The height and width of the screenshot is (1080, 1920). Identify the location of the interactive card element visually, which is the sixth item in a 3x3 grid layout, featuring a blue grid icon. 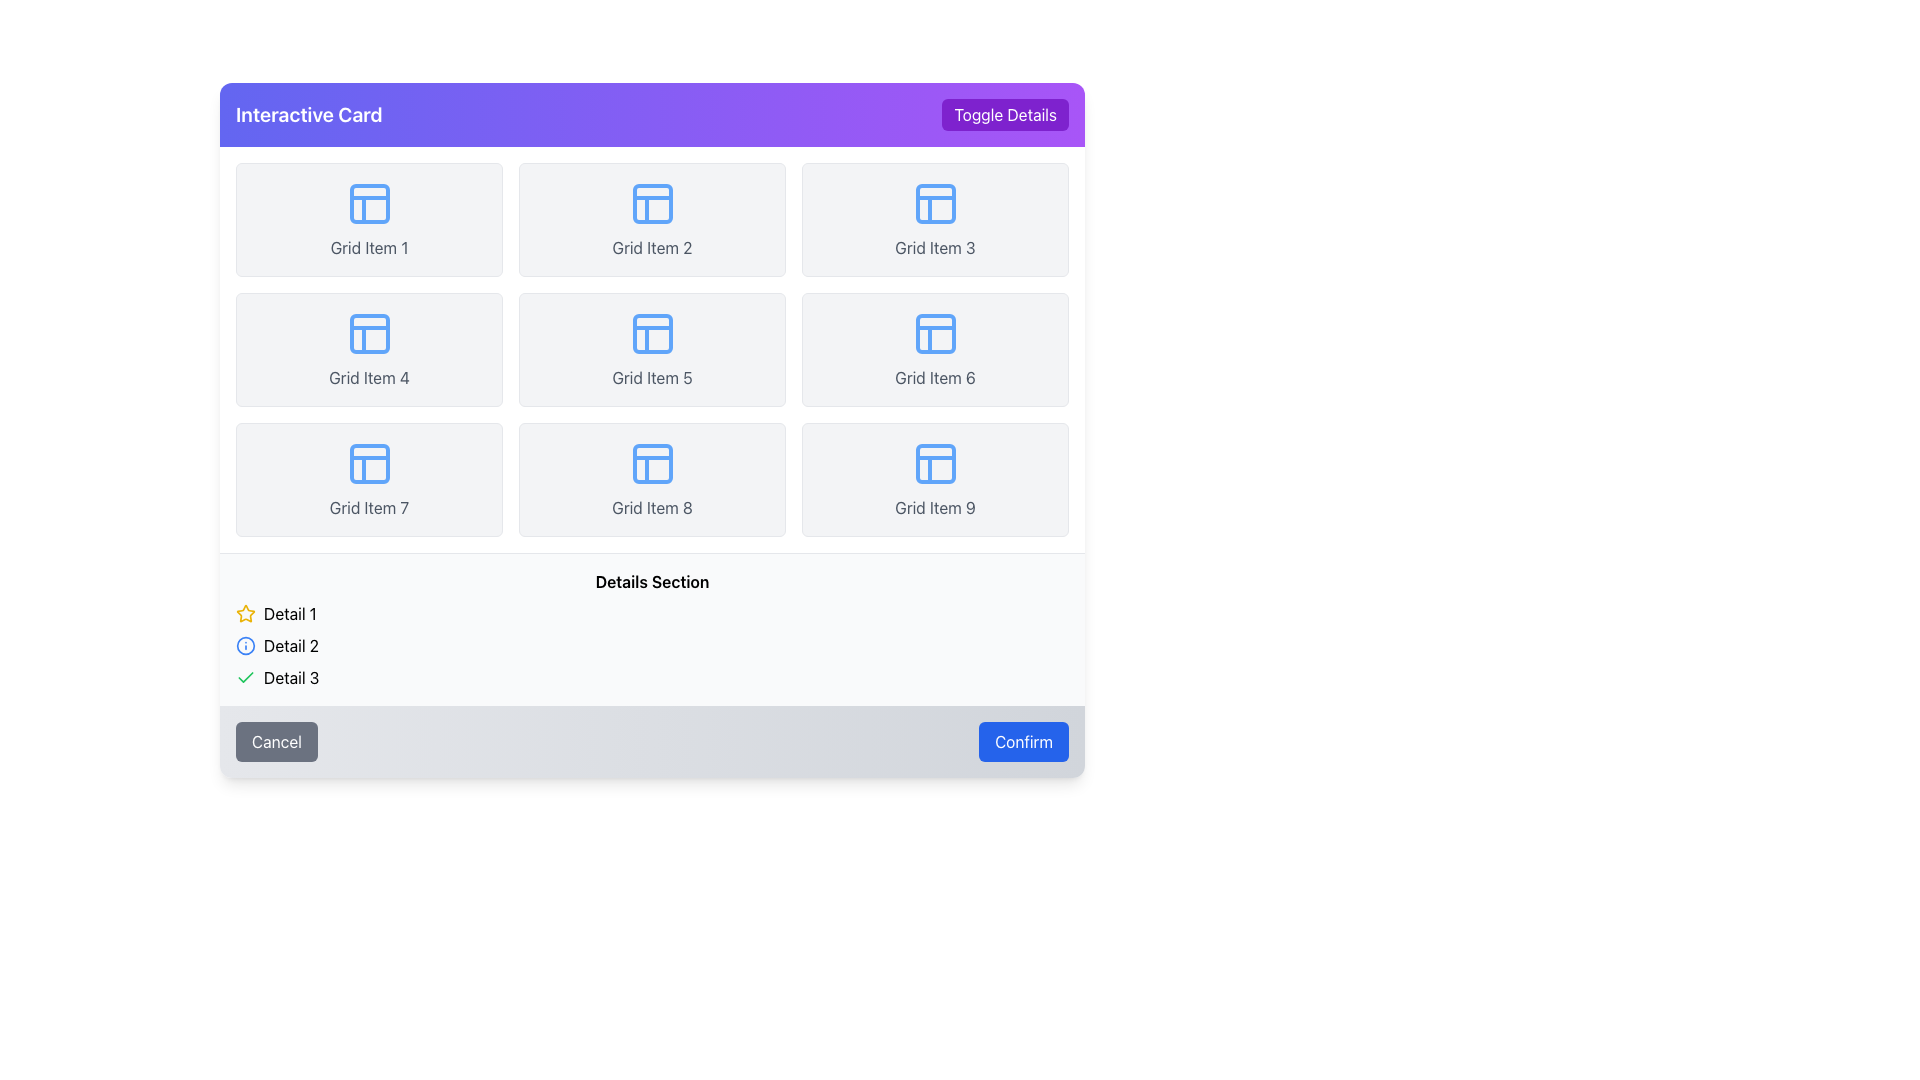
(934, 349).